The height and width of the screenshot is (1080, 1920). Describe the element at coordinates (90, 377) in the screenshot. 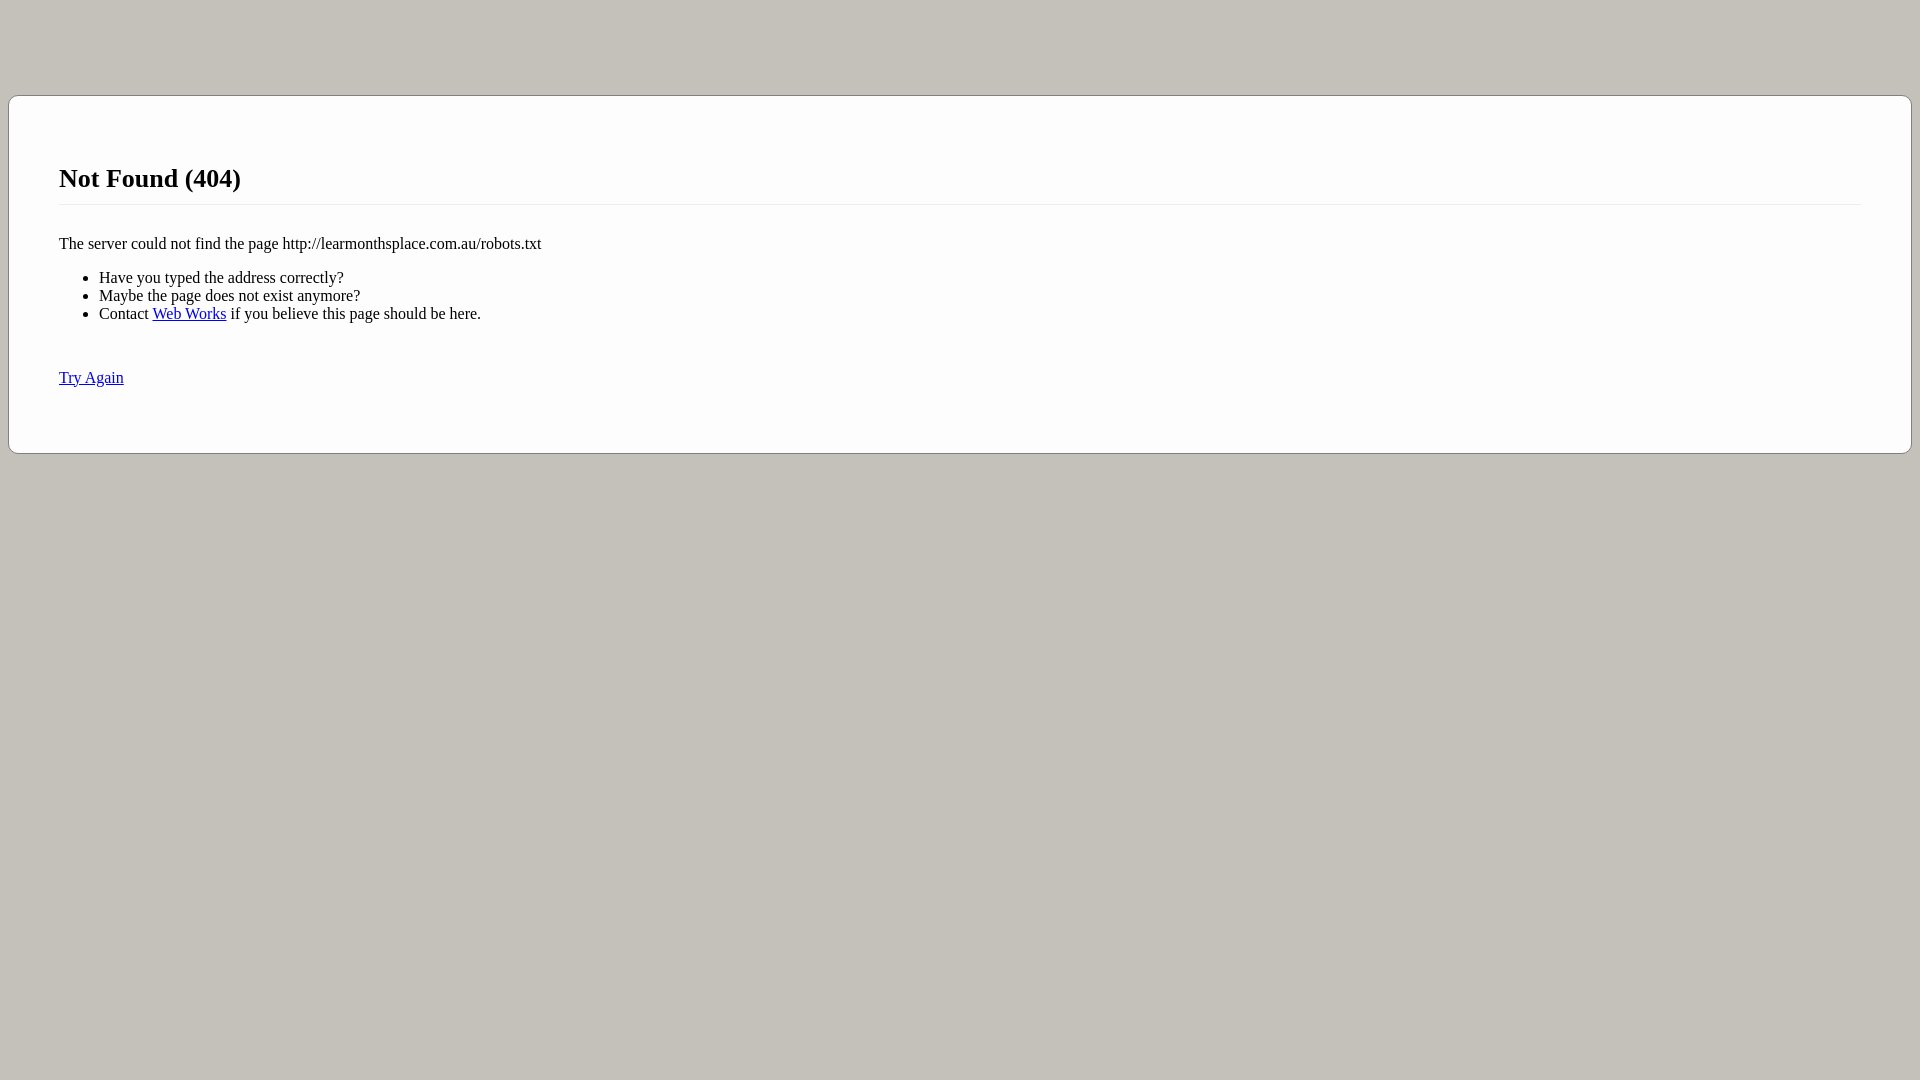

I see `'Try Again'` at that location.